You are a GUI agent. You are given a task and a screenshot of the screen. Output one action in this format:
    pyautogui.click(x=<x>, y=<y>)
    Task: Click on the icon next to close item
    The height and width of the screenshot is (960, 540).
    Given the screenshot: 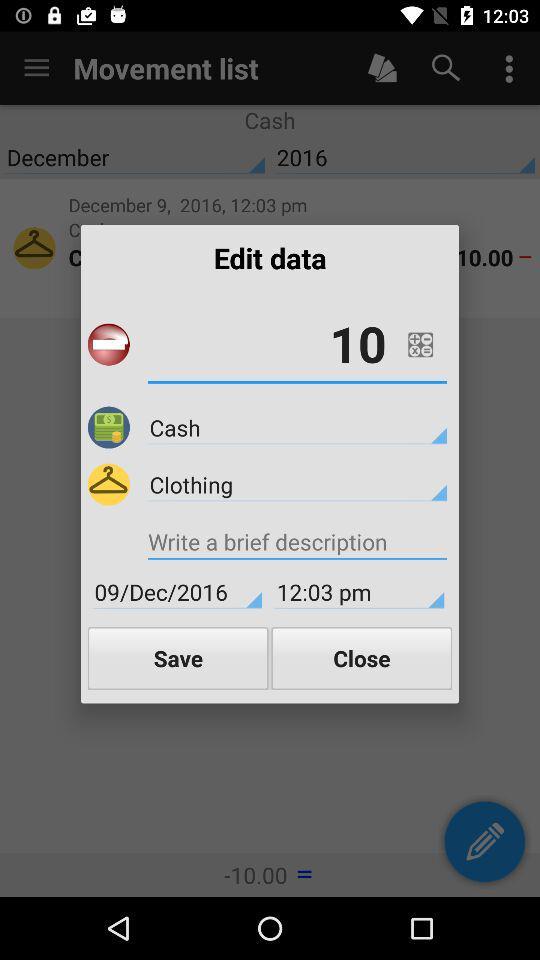 What is the action you would take?
    pyautogui.click(x=178, y=657)
    